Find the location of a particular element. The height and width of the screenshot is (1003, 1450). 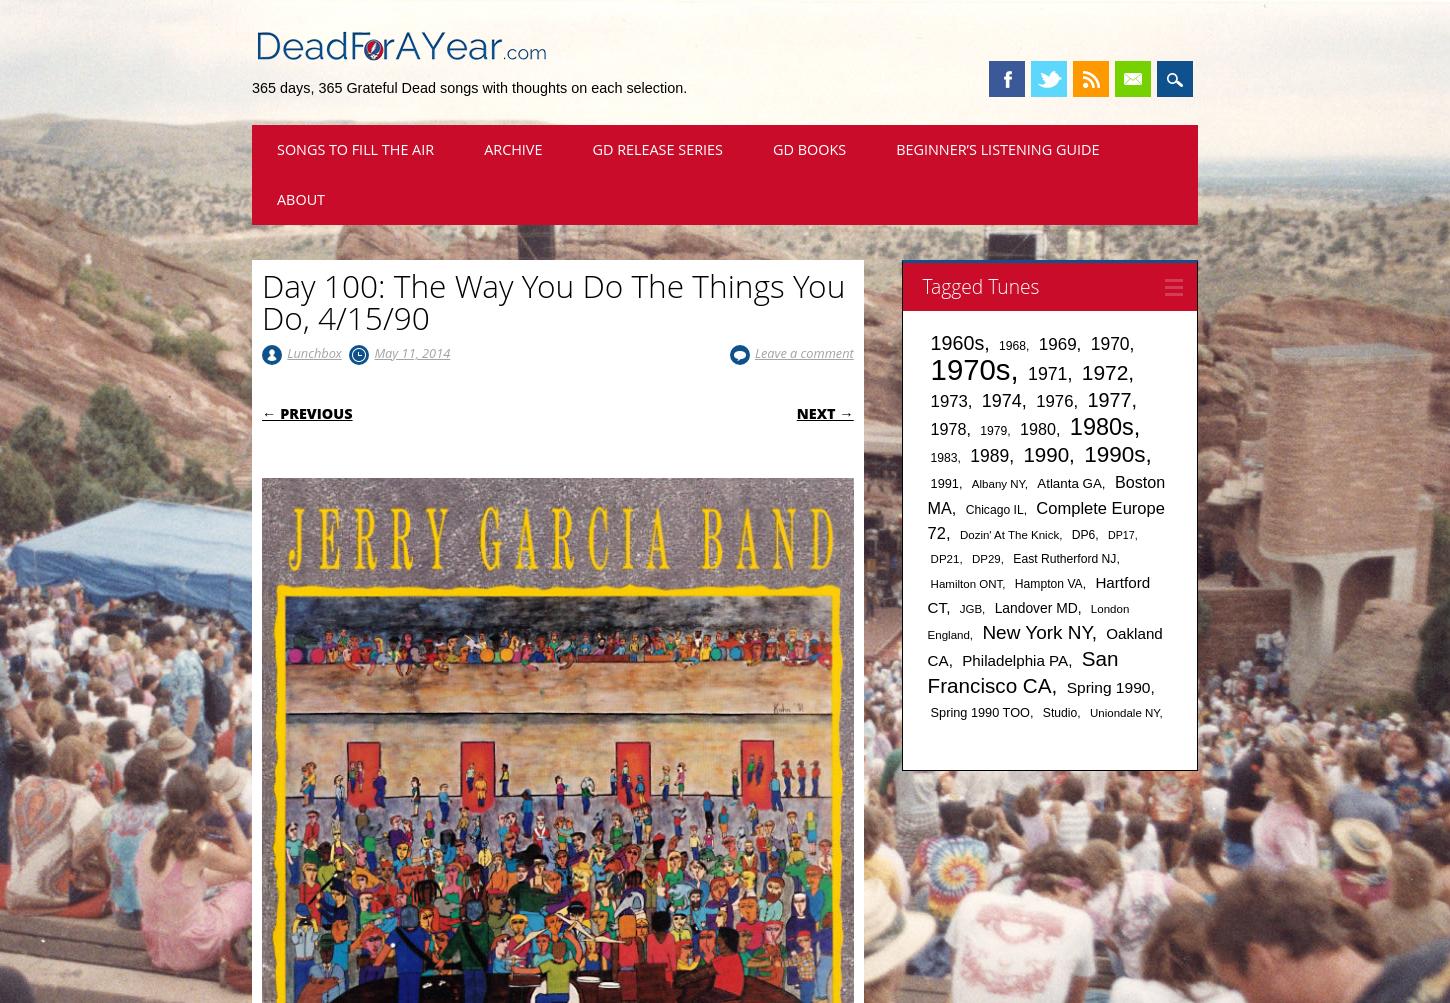

'DP21' is located at coordinates (943, 557).